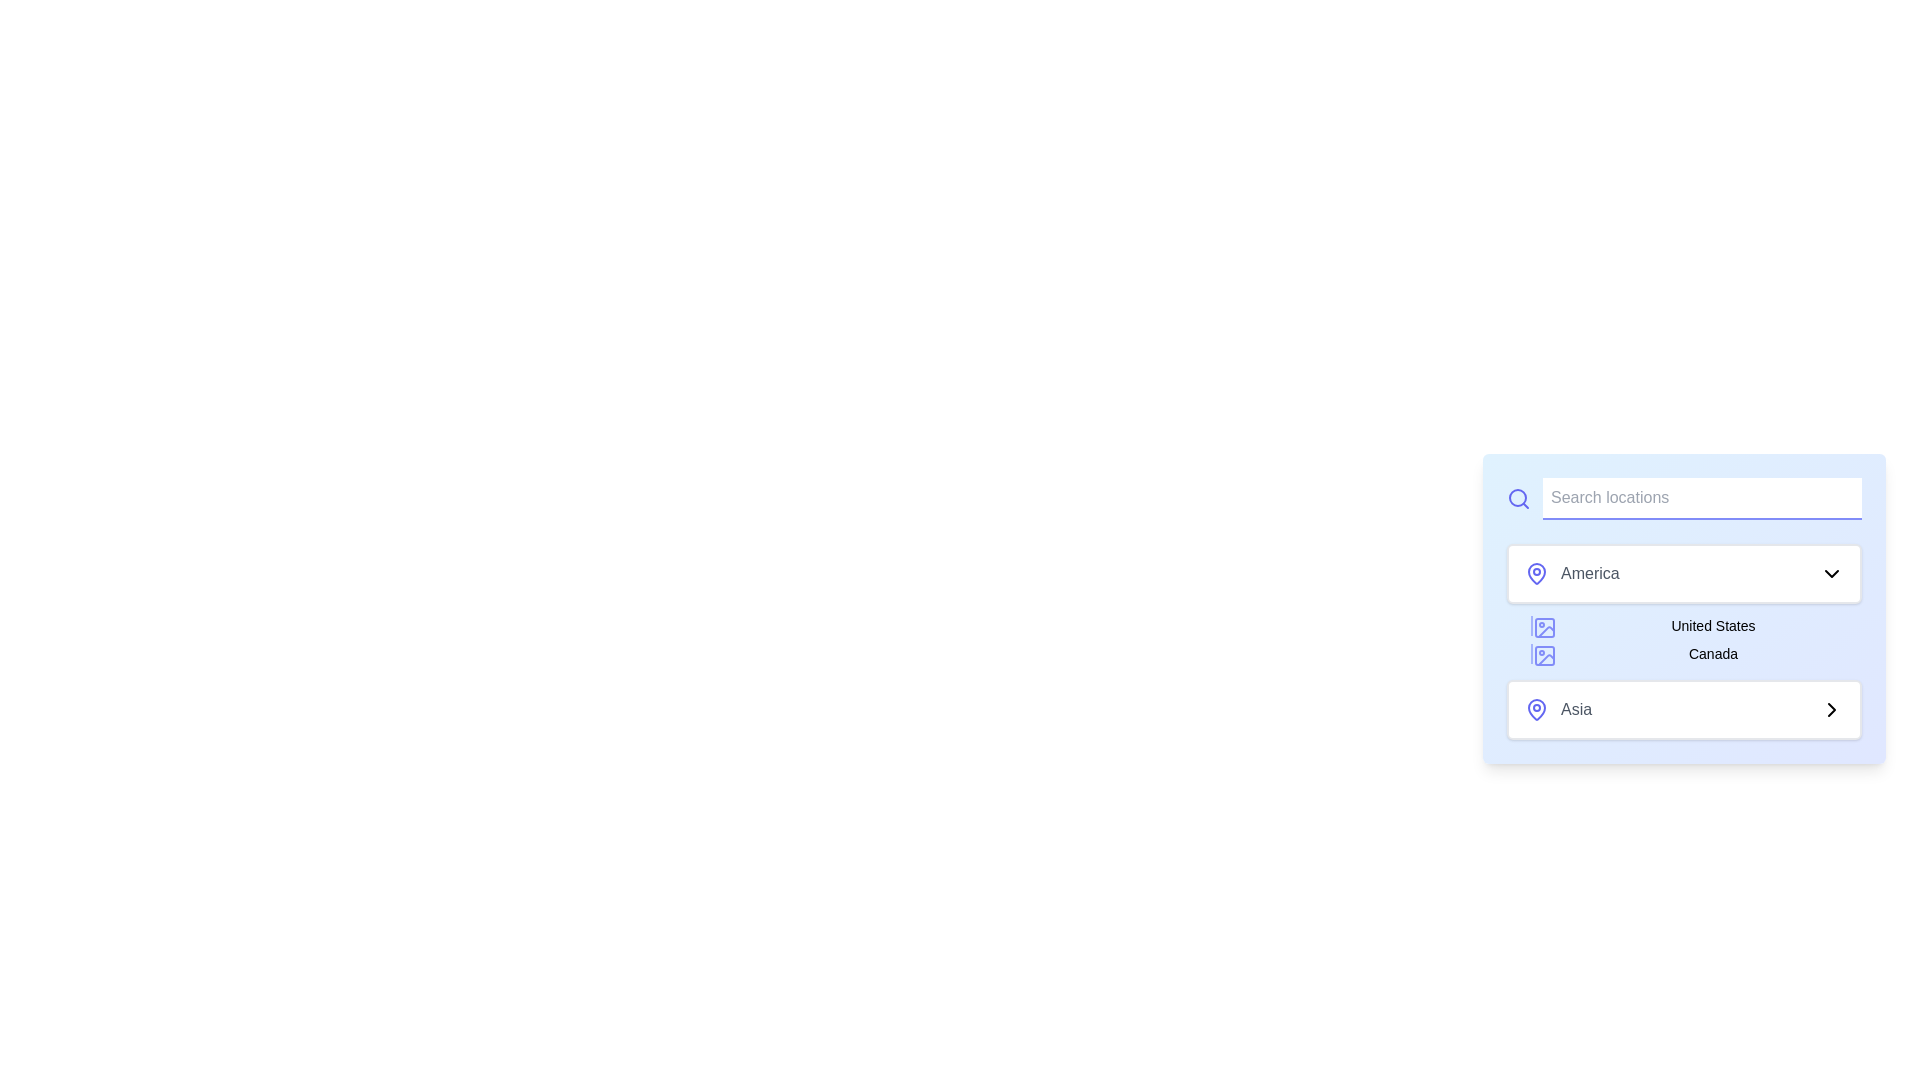 The width and height of the screenshot is (1920, 1080). Describe the element at coordinates (1518, 497) in the screenshot. I see `the circular indigo magnifying glass icon` at that location.